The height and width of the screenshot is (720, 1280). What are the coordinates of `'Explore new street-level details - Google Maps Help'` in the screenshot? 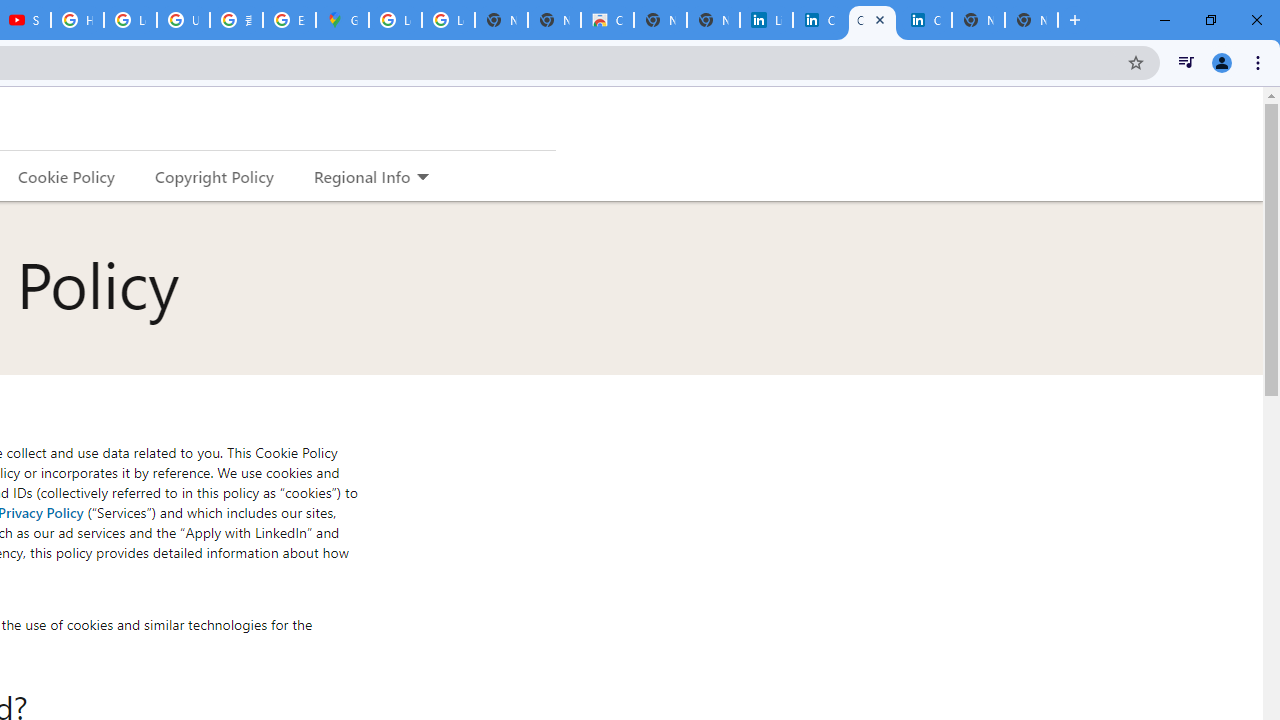 It's located at (288, 20).